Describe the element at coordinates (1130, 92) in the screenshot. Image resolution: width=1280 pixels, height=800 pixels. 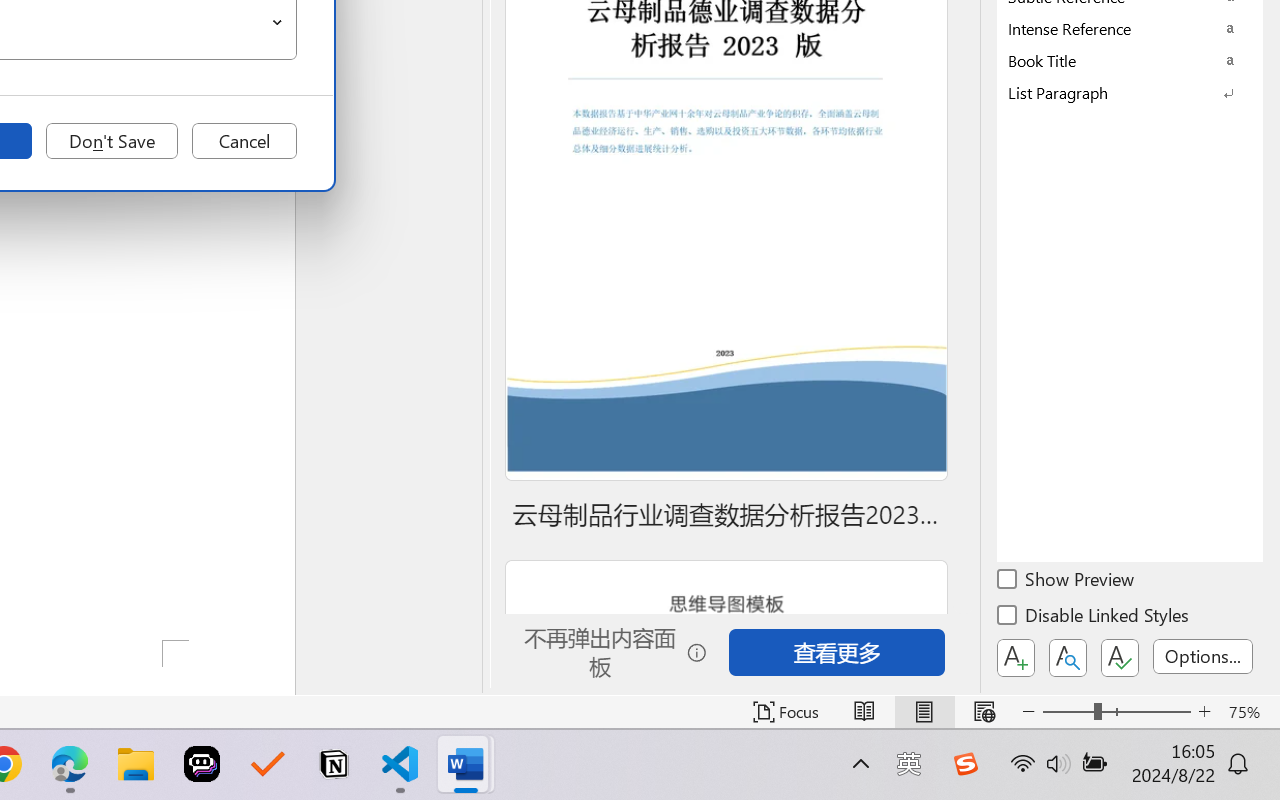
I see `'List Paragraph'` at that location.